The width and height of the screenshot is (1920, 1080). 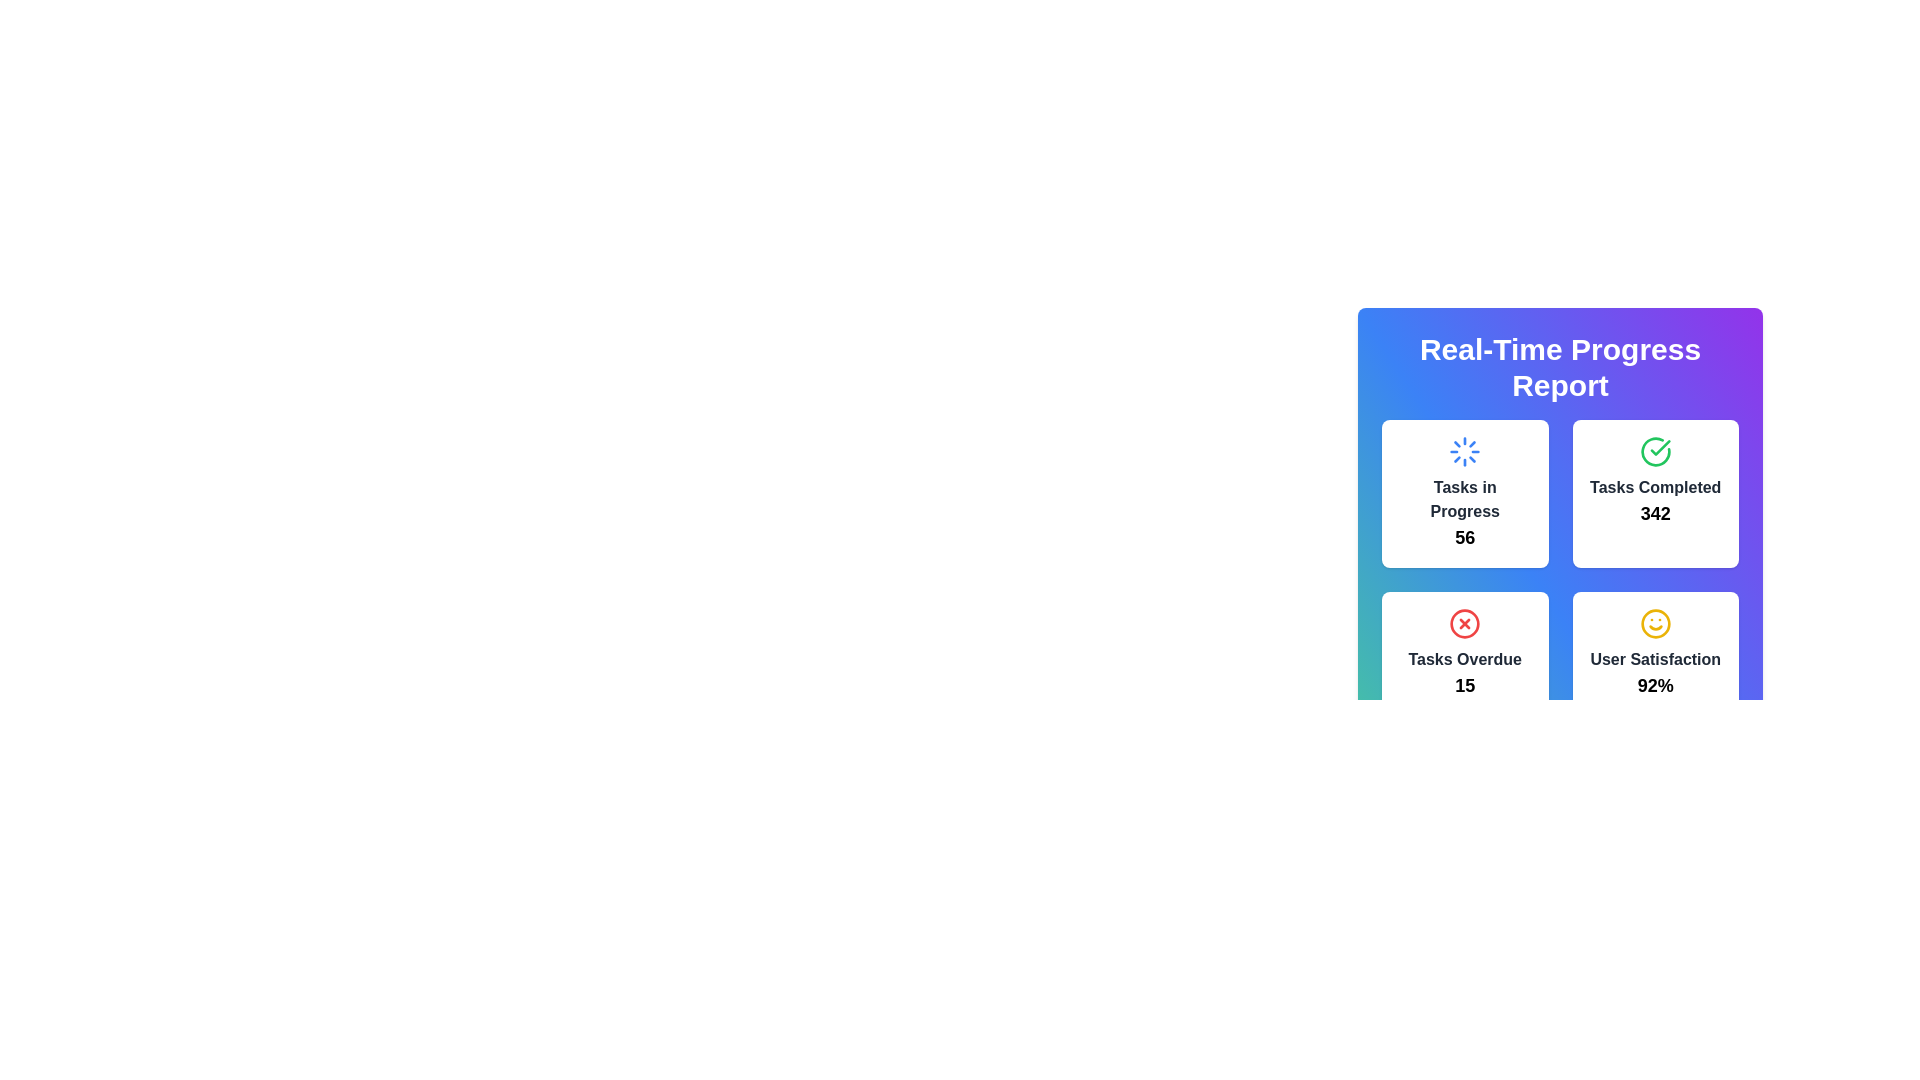 What do you see at coordinates (1465, 499) in the screenshot?
I see `the Text label indicating 'Tasks in Progress' located in the upper-left card of a grid, inside a white rounded shadowed box` at bounding box center [1465, 499].